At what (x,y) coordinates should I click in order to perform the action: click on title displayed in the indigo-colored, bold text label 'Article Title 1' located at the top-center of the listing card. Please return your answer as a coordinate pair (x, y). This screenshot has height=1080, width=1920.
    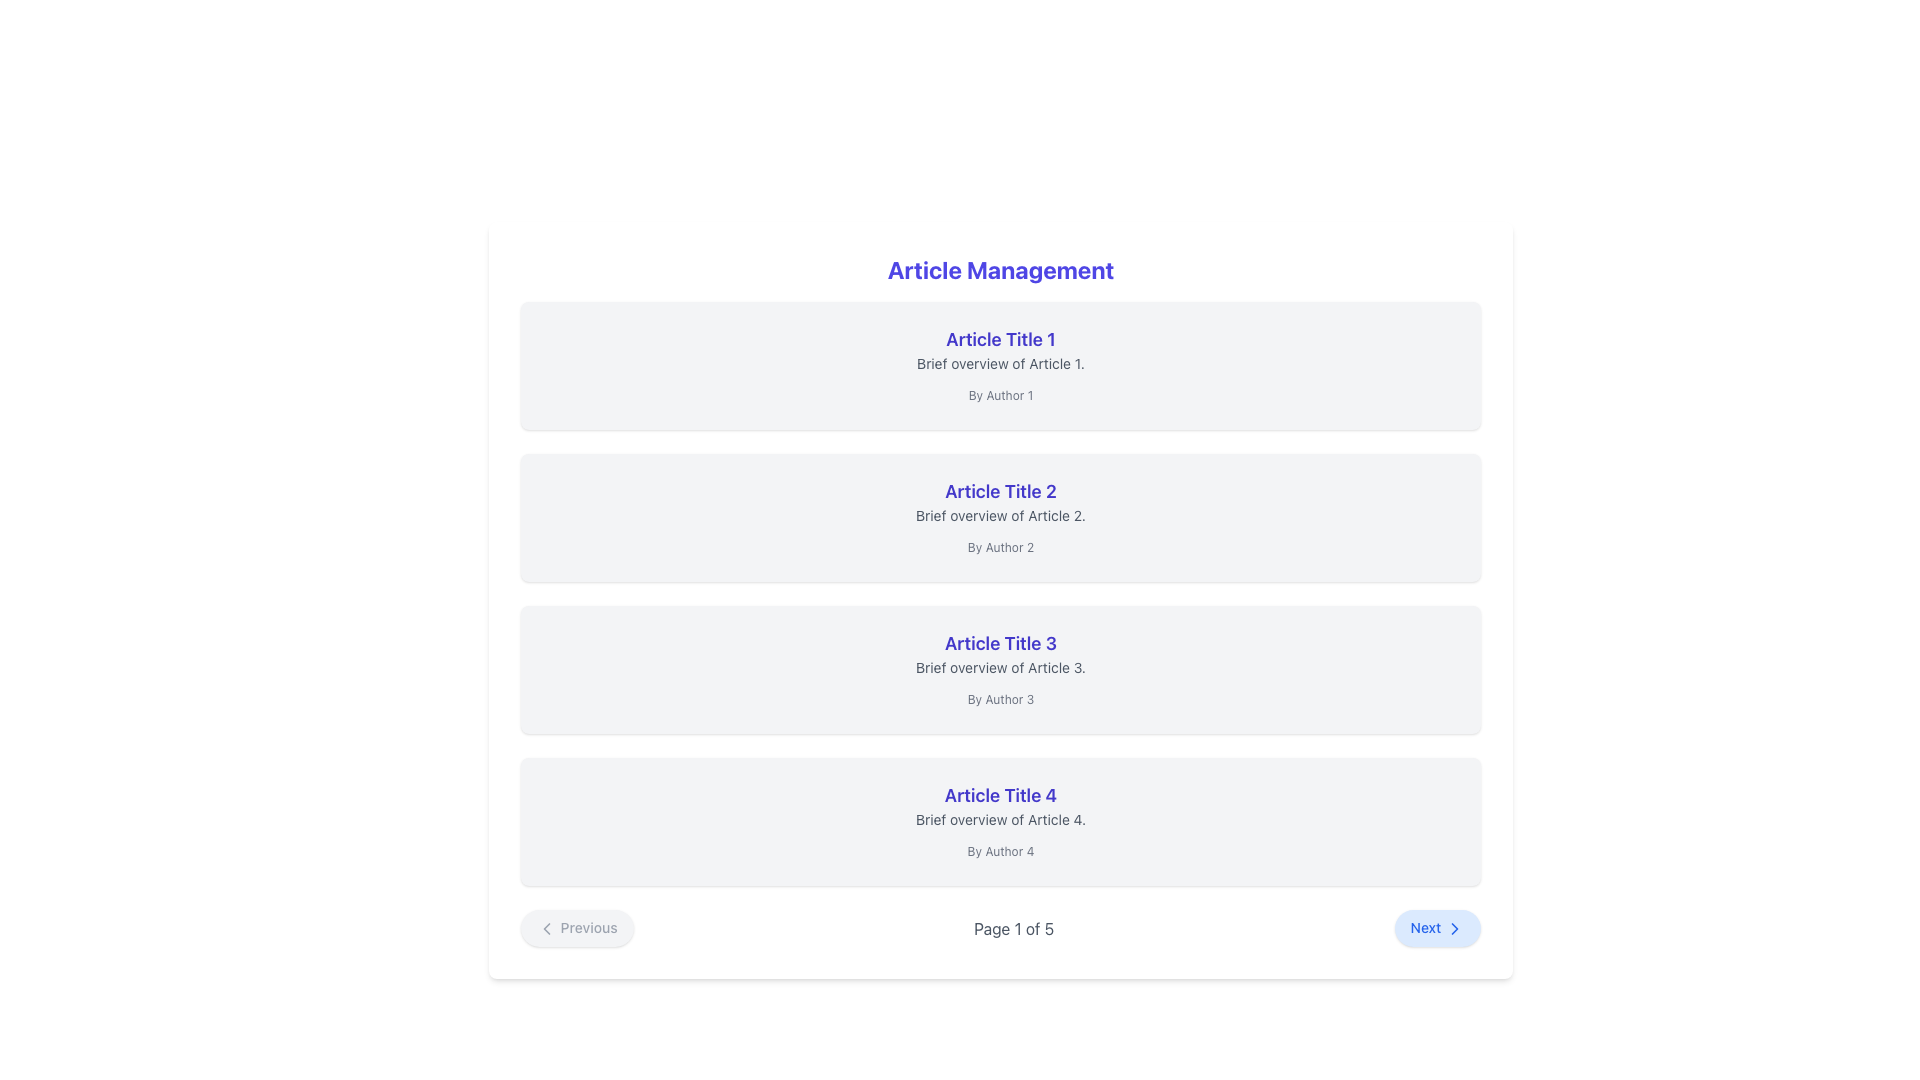
    Looking at the image, I should click on (1001, 338).